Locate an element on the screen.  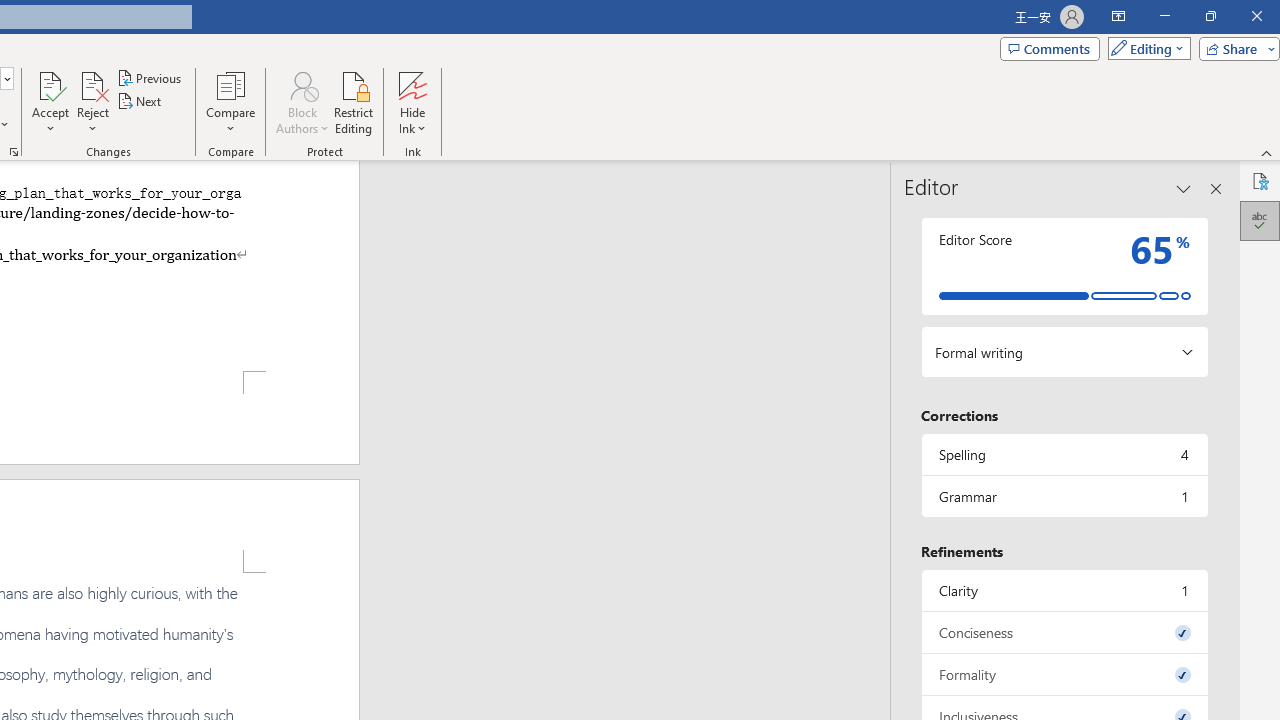
'Editing' is located at coordinates (1144, 47).